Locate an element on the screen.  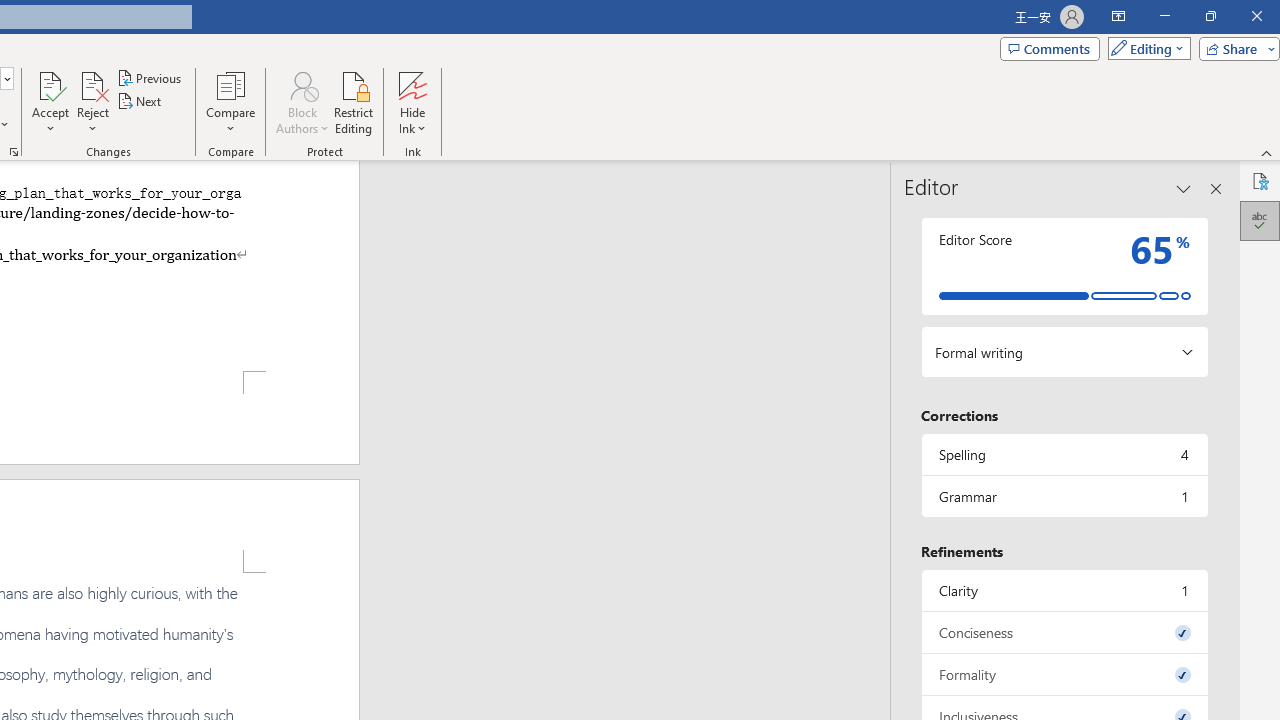
'Editing' is located at coordinates (1144, 47).